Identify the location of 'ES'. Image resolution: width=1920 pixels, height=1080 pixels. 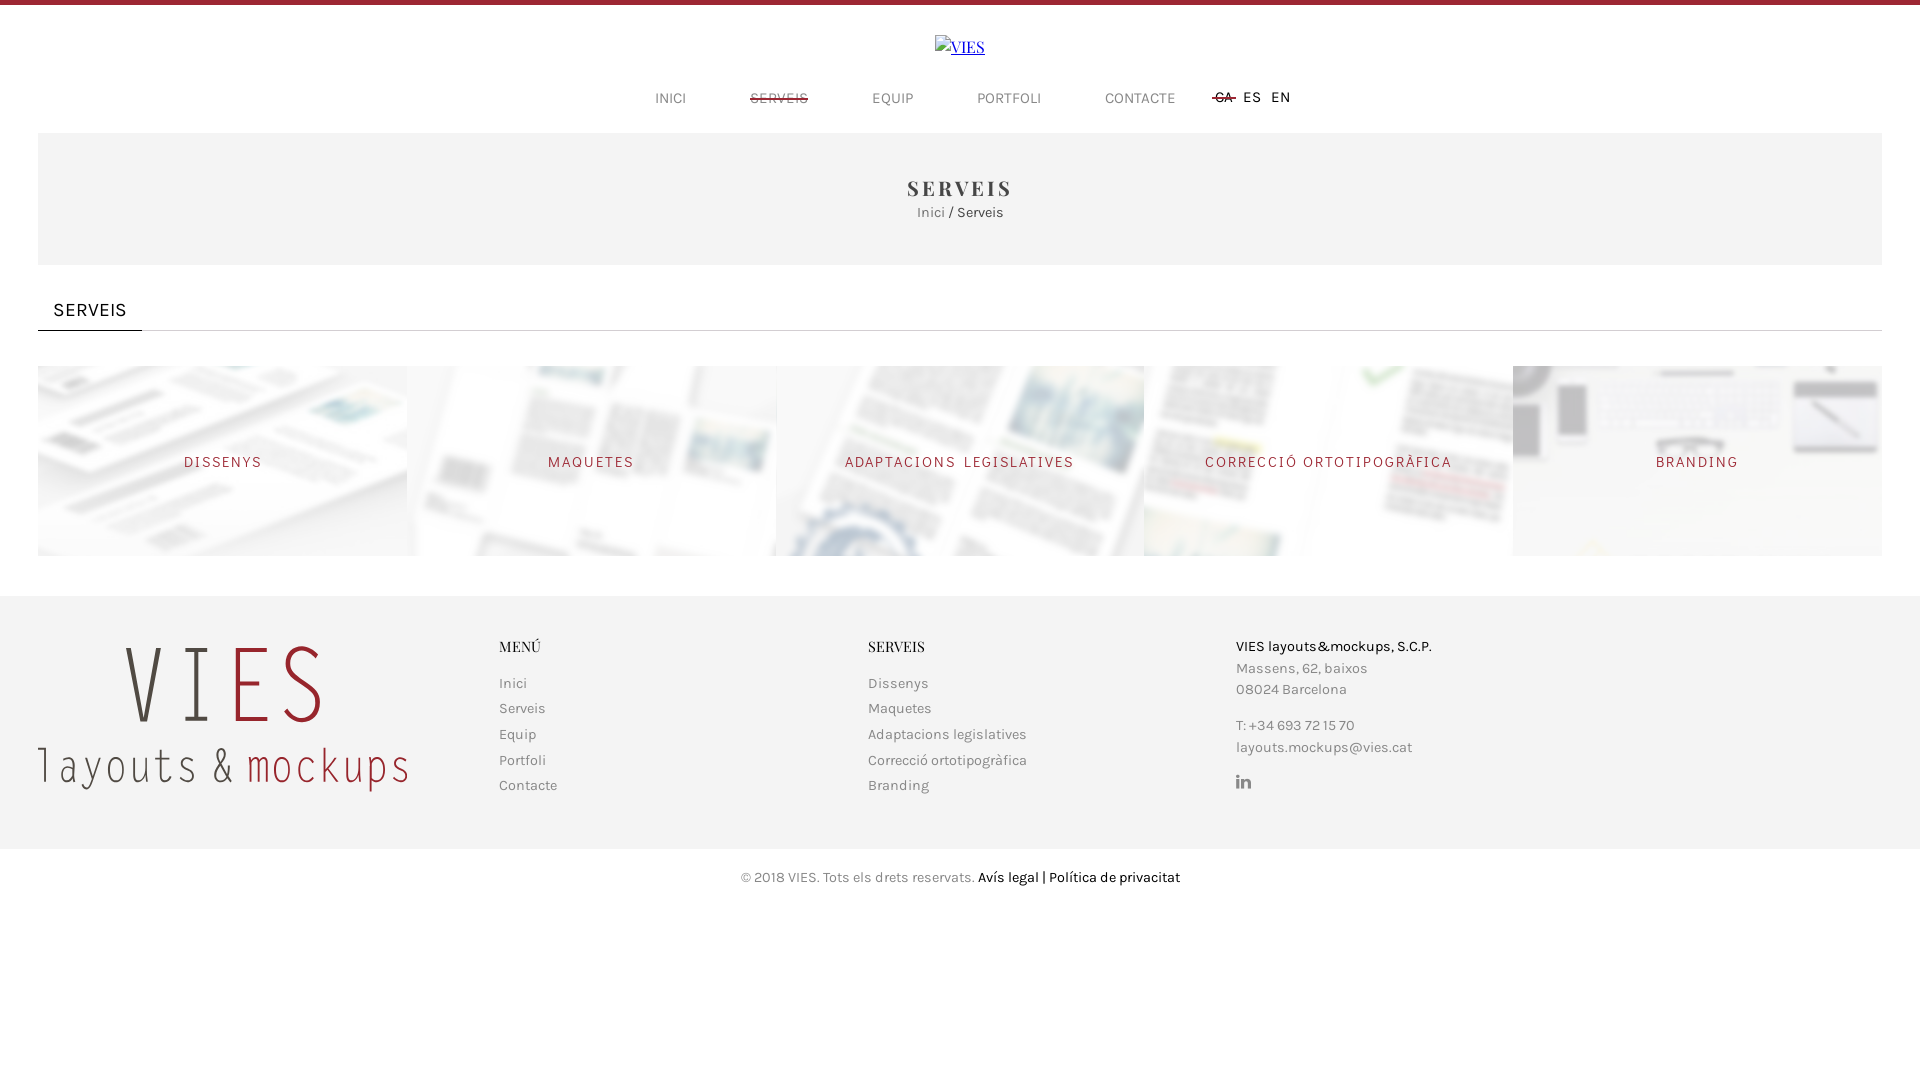
(1251, 96).